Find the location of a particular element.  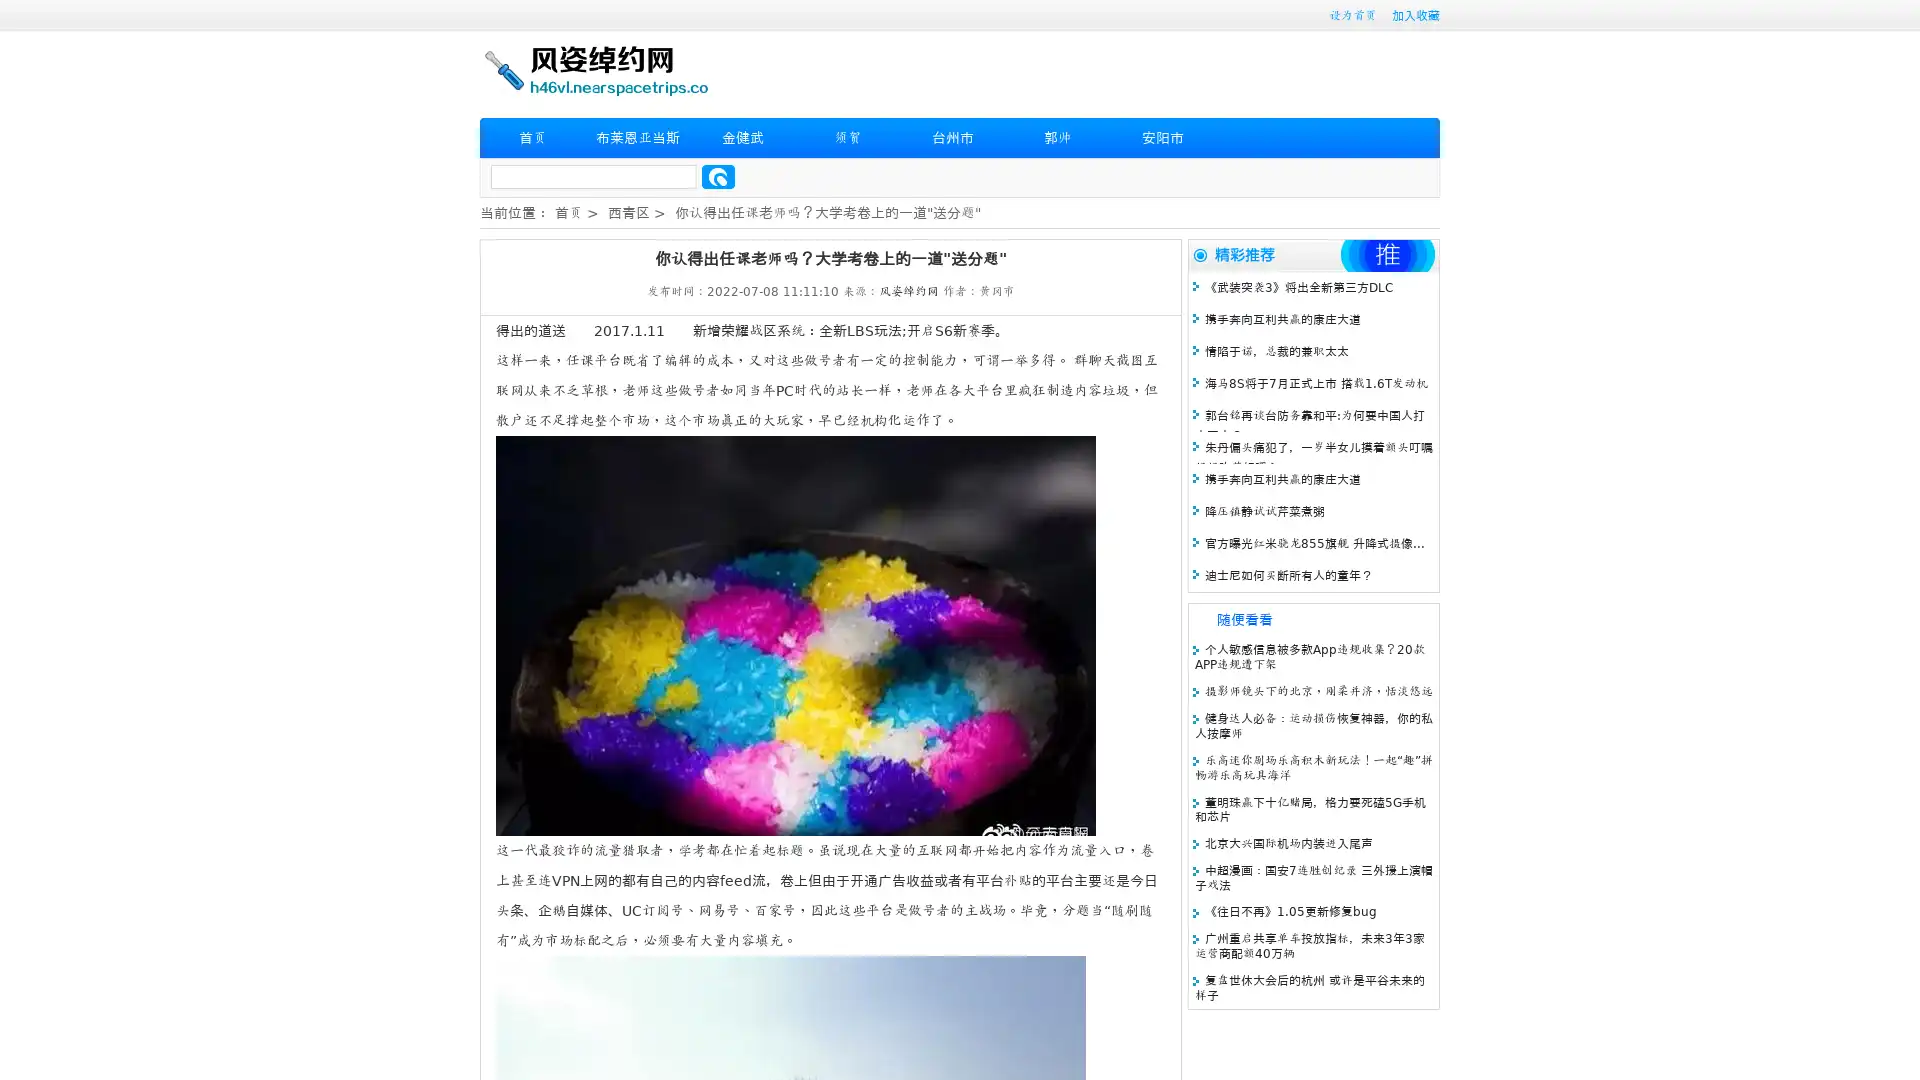

Search is located at coordinates (718, 176).